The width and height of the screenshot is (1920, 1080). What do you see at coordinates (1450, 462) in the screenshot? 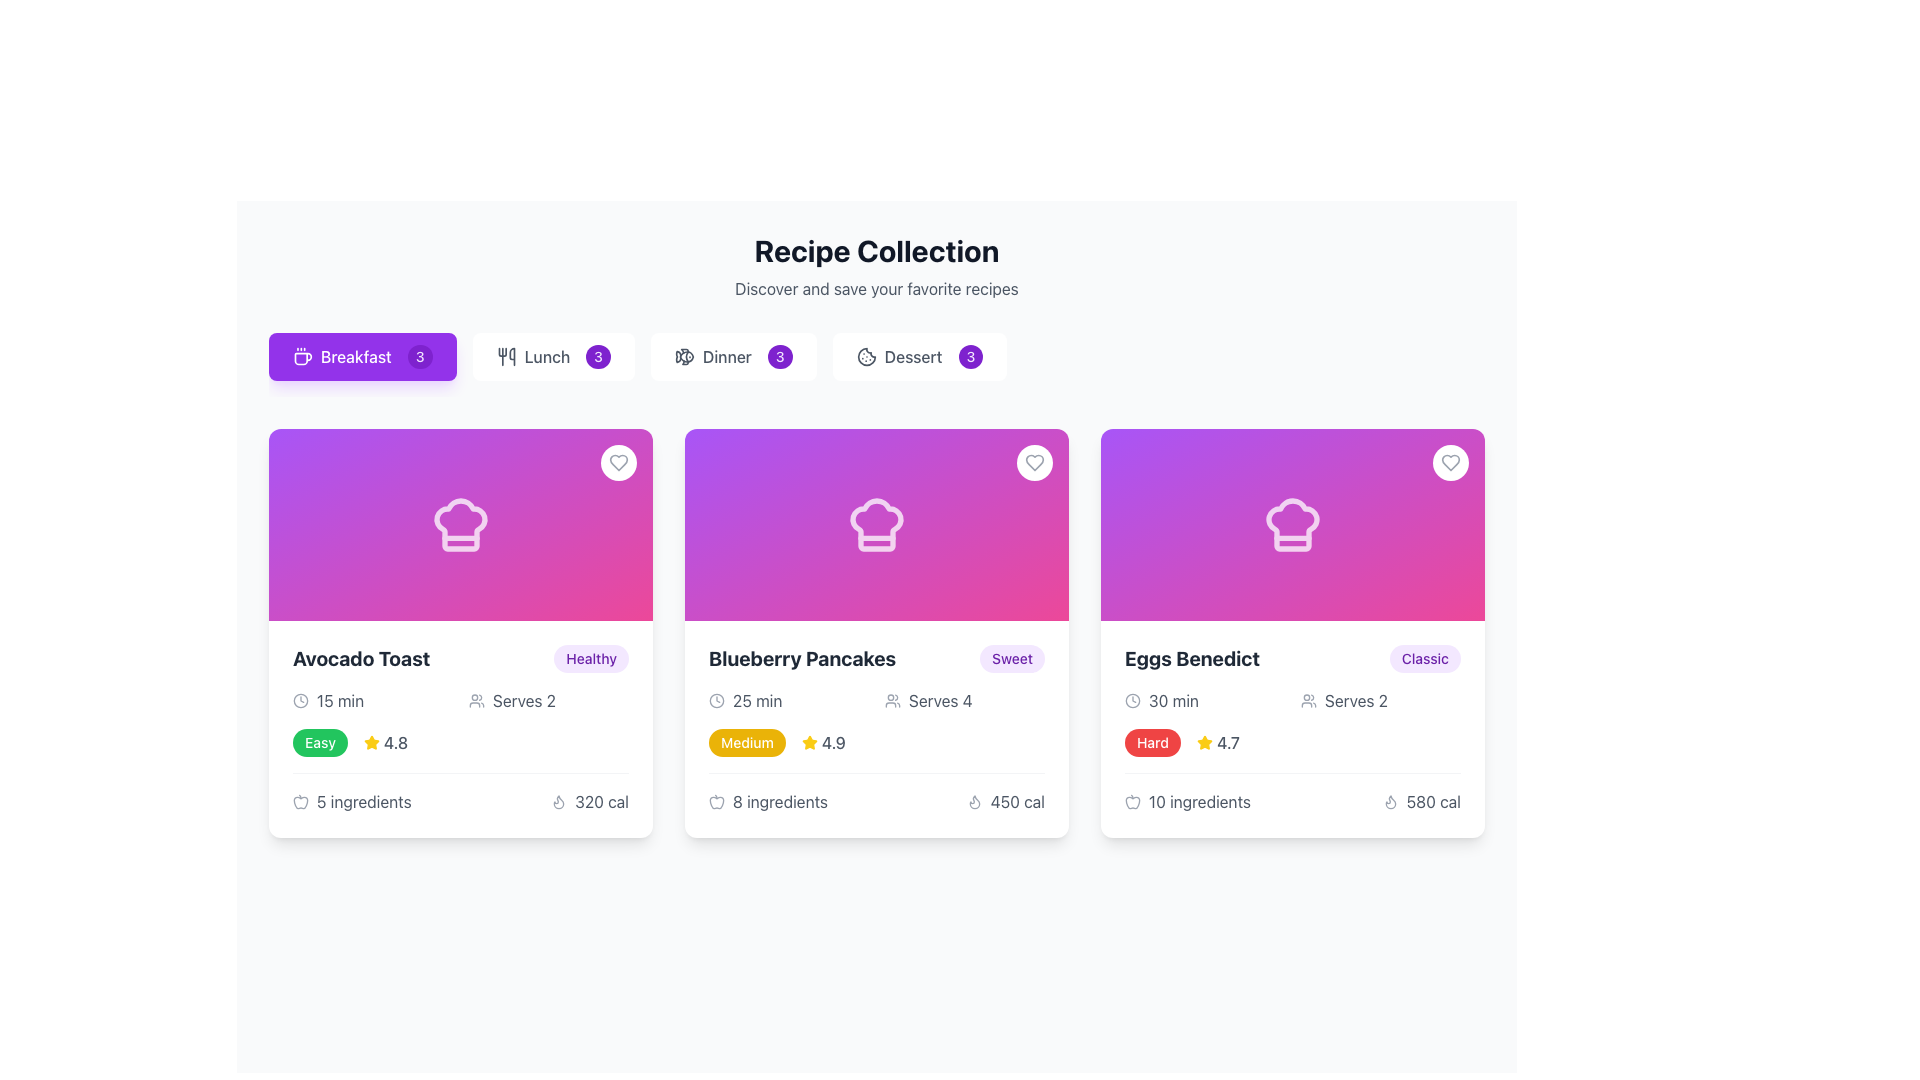
I see `the heart-shaped icon located at the top-right corner of the 'Eggs Benedict' recipe card` at bounding box center [1450, 462].